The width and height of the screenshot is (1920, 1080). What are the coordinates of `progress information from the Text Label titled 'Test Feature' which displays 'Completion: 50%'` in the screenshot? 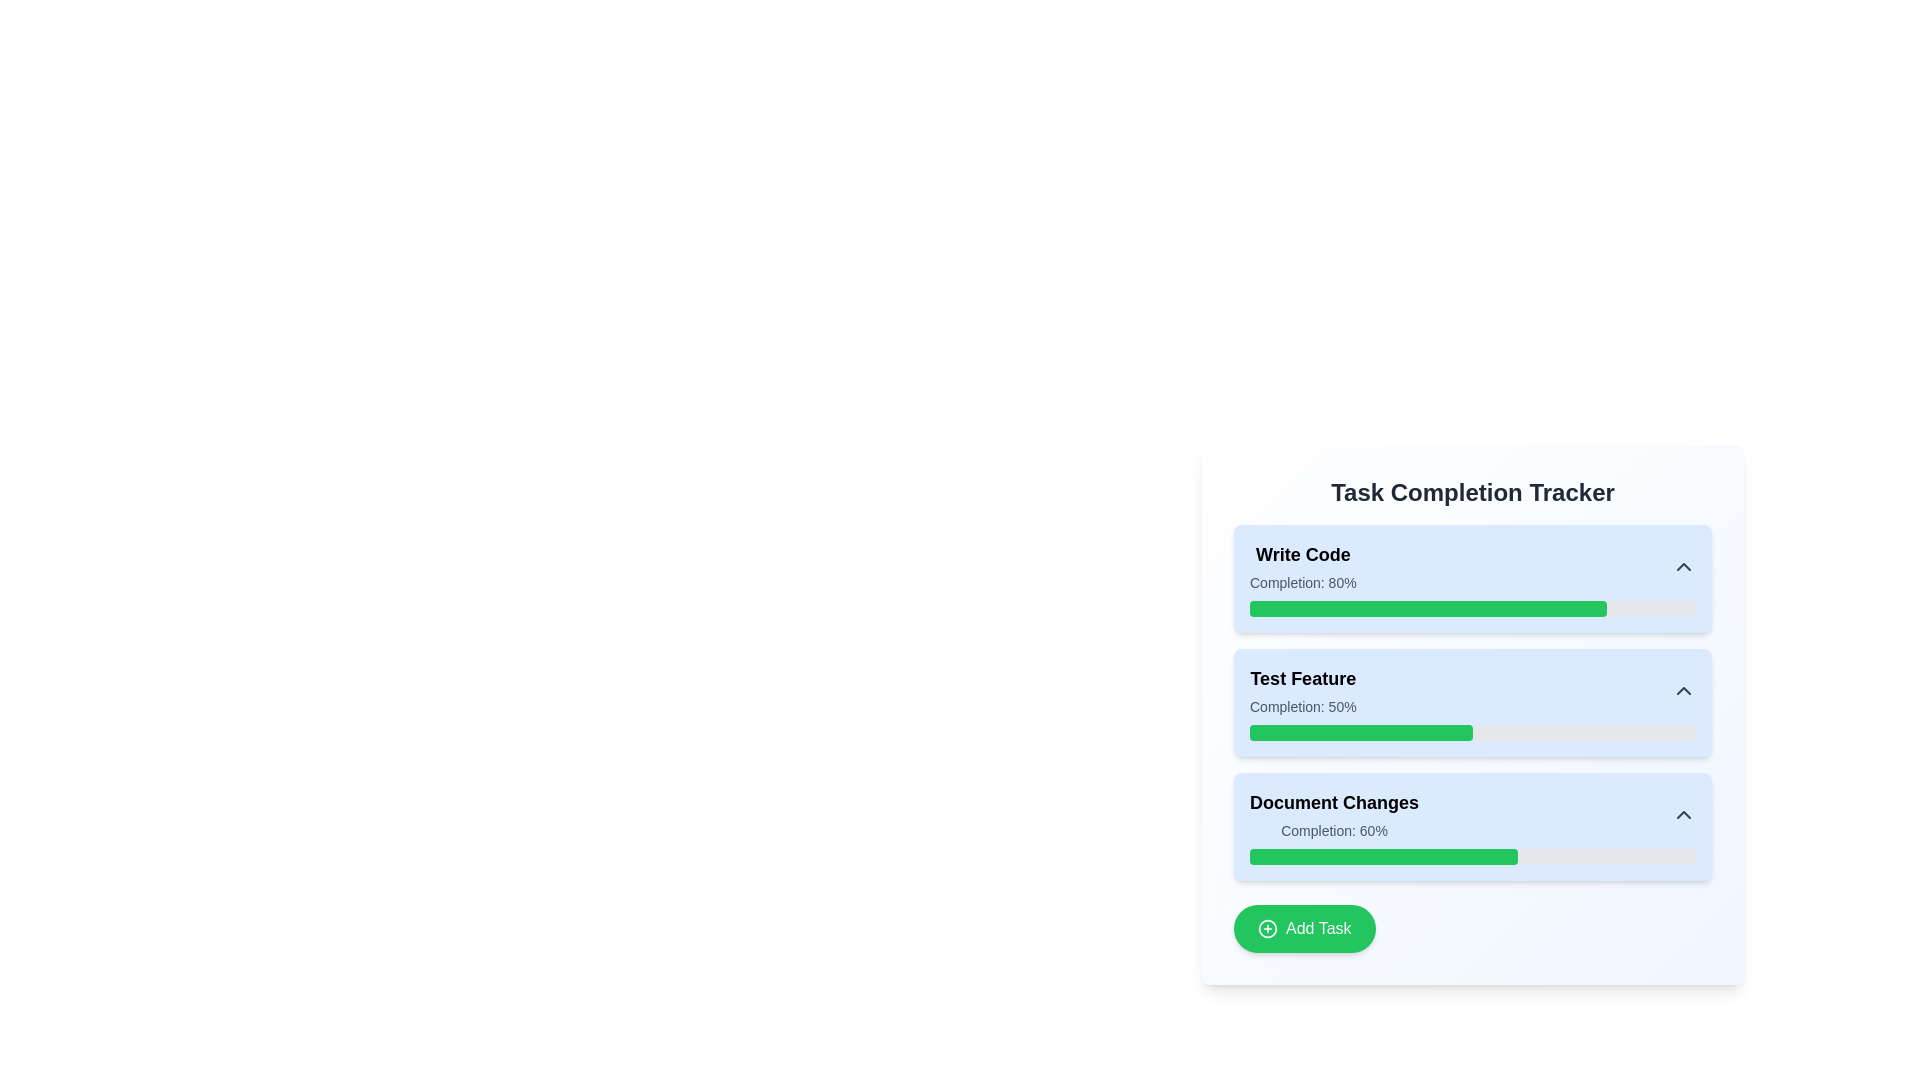 It's located at (1303, 689).